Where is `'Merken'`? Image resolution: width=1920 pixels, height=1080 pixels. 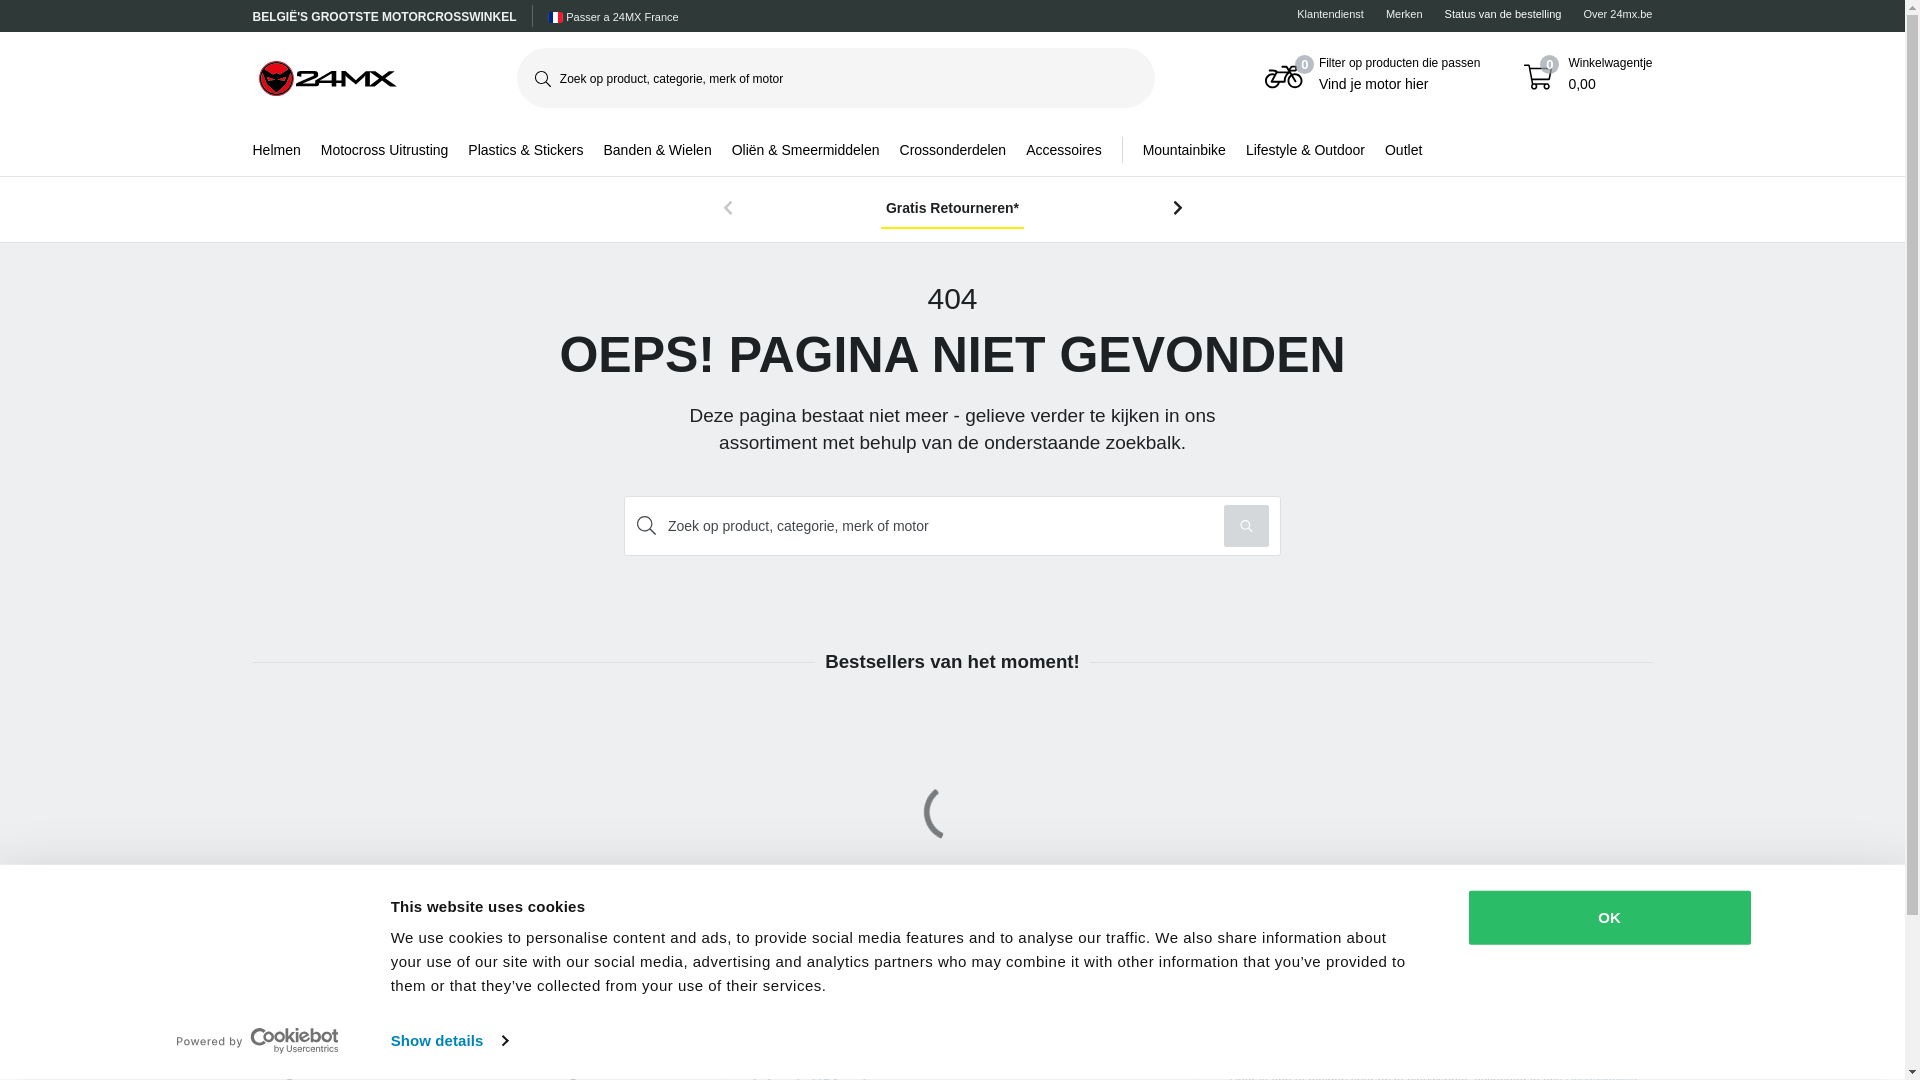
'Merken' is located at coordinates (1403, 14).